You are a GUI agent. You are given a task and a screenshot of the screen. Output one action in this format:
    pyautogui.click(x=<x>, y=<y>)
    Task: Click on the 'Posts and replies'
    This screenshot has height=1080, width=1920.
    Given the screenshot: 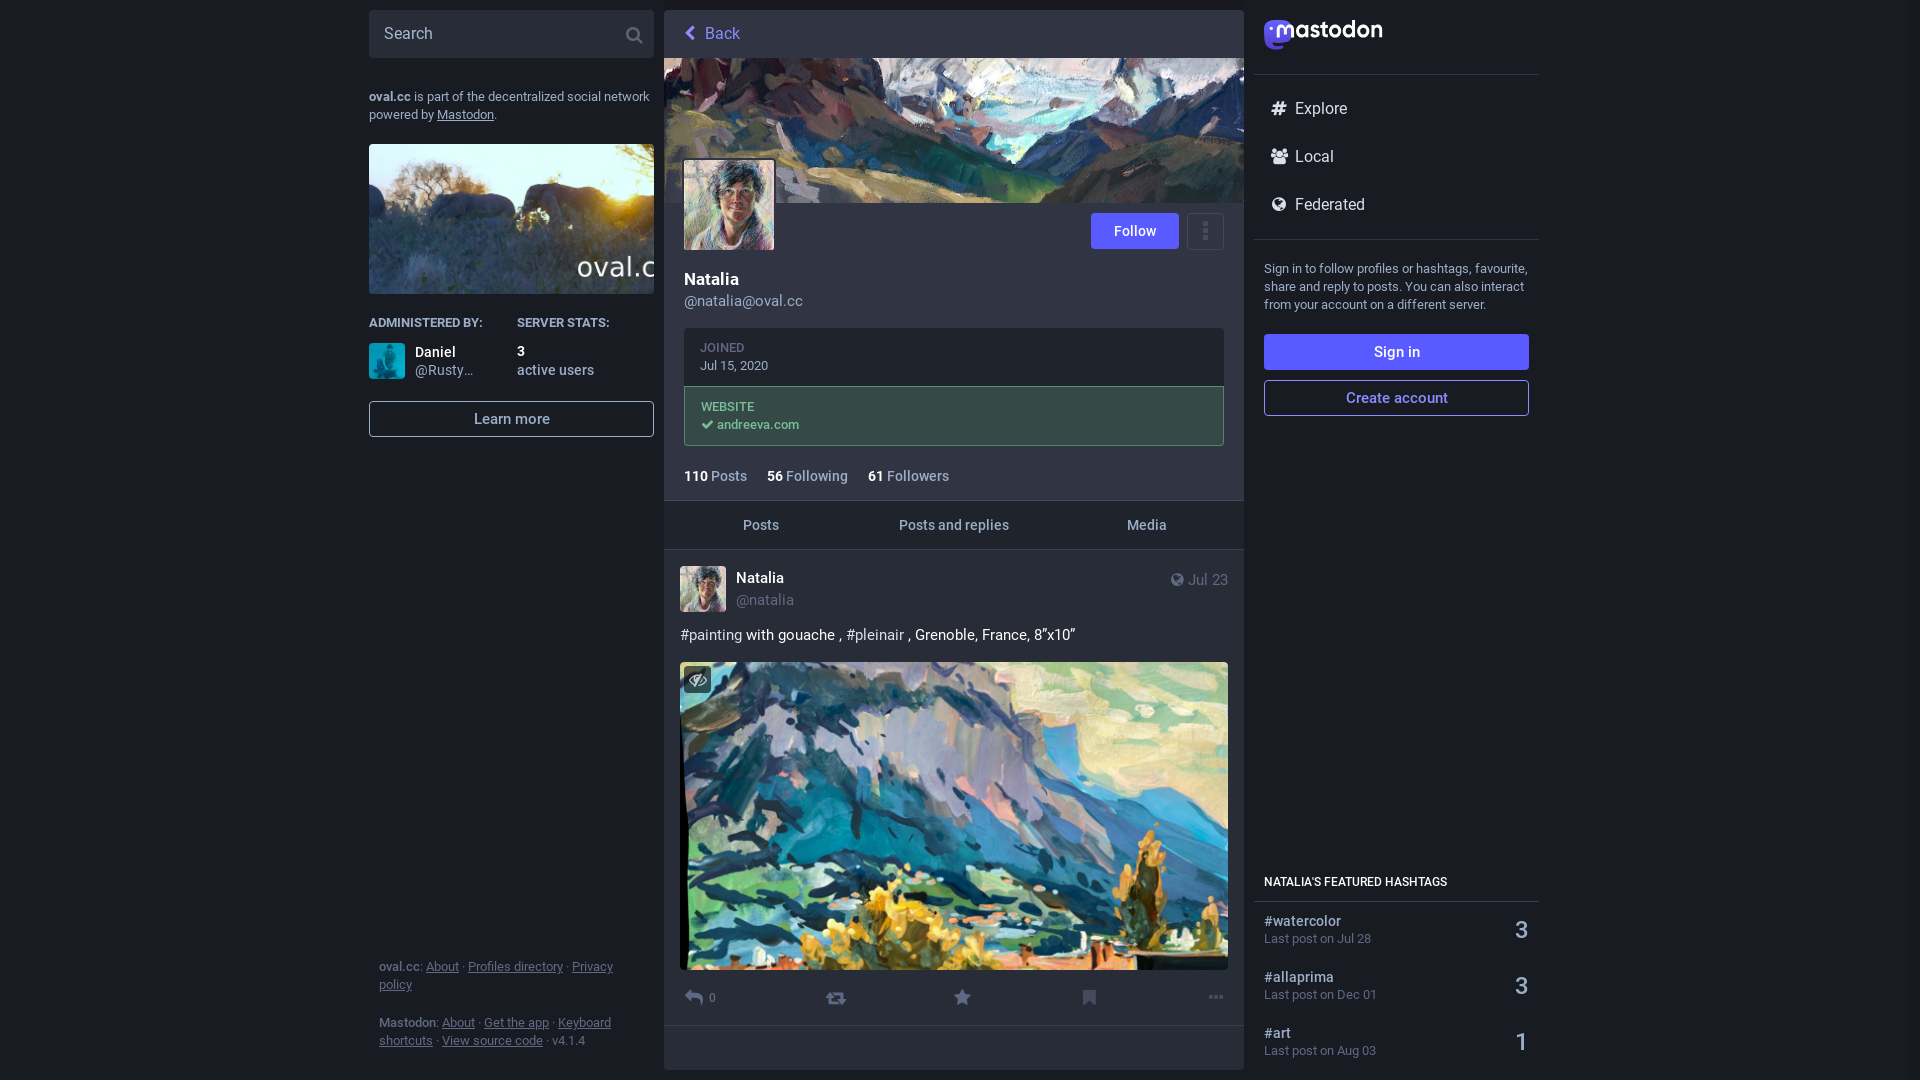 What is the action you would take?
    pyautogui.click(x=952, y=523)
    